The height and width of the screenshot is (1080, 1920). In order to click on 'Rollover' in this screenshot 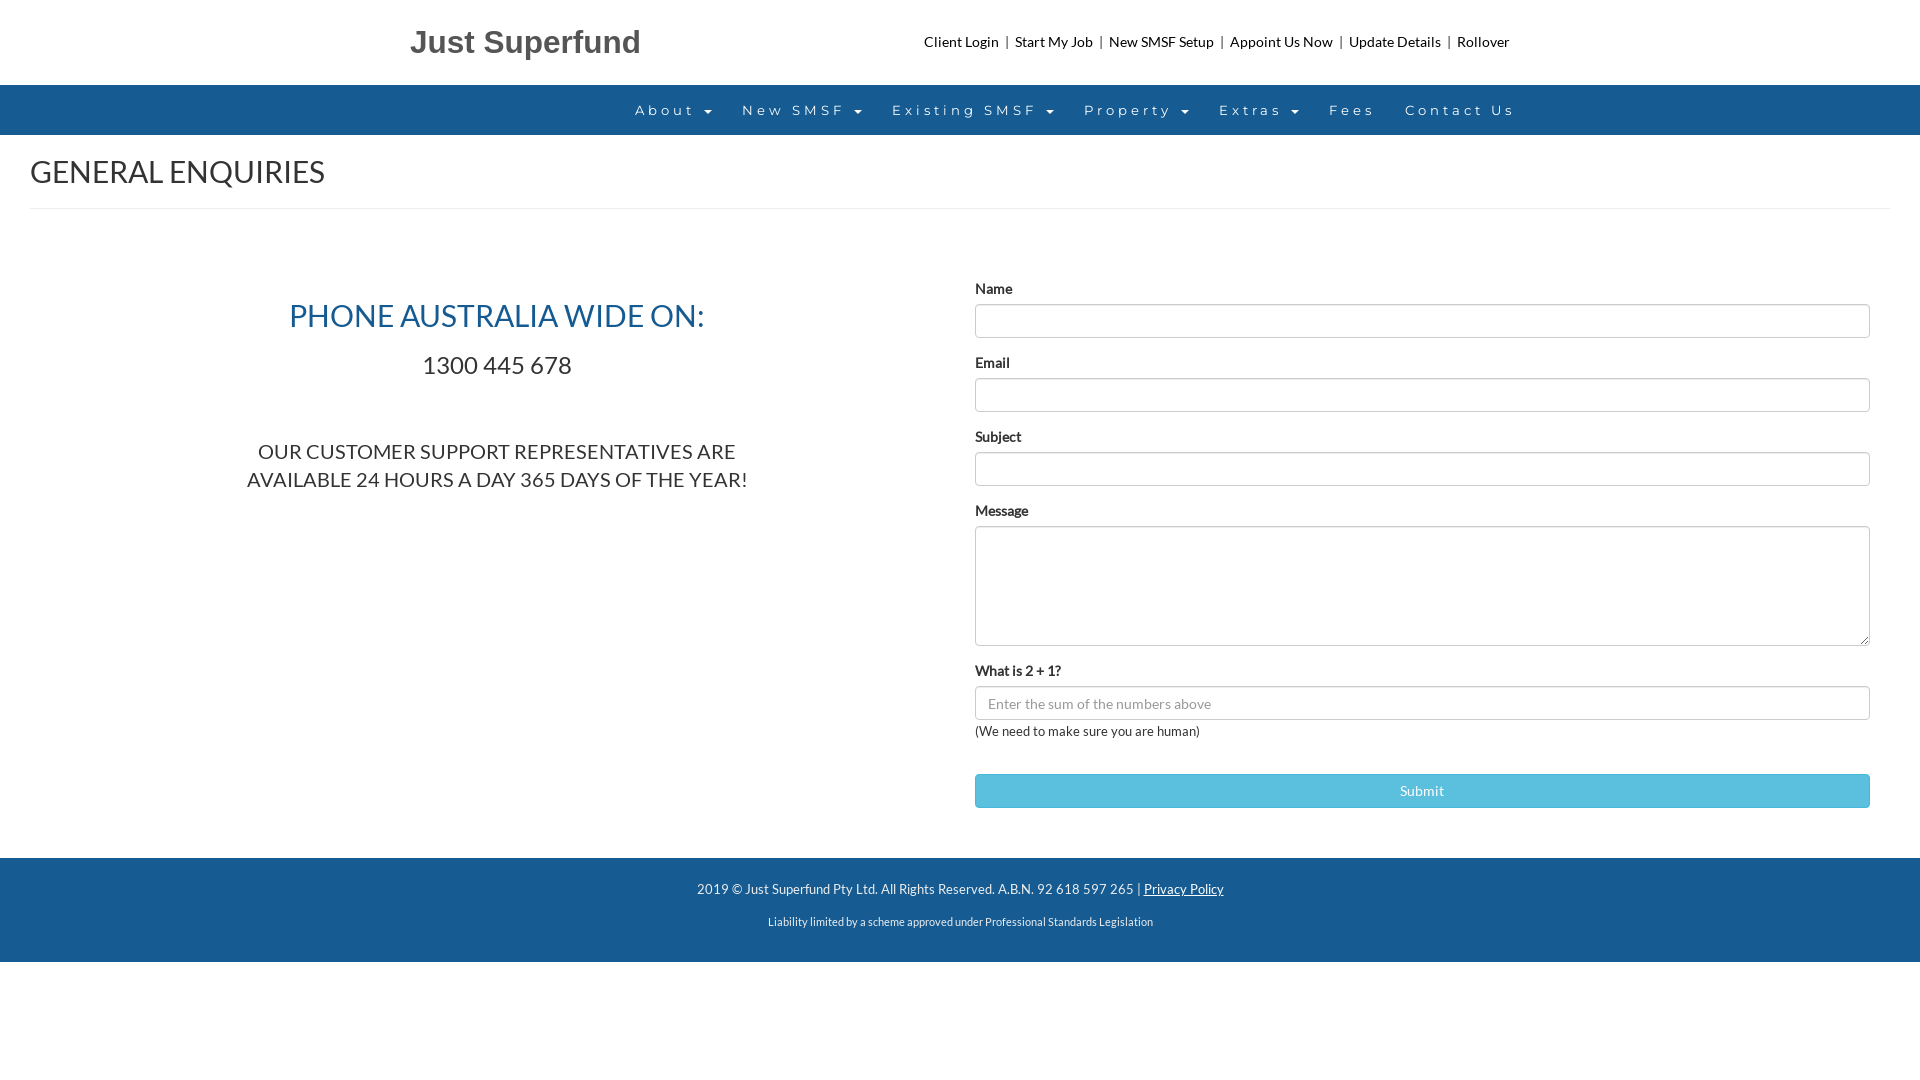, I will do `click(1483, 41)`.